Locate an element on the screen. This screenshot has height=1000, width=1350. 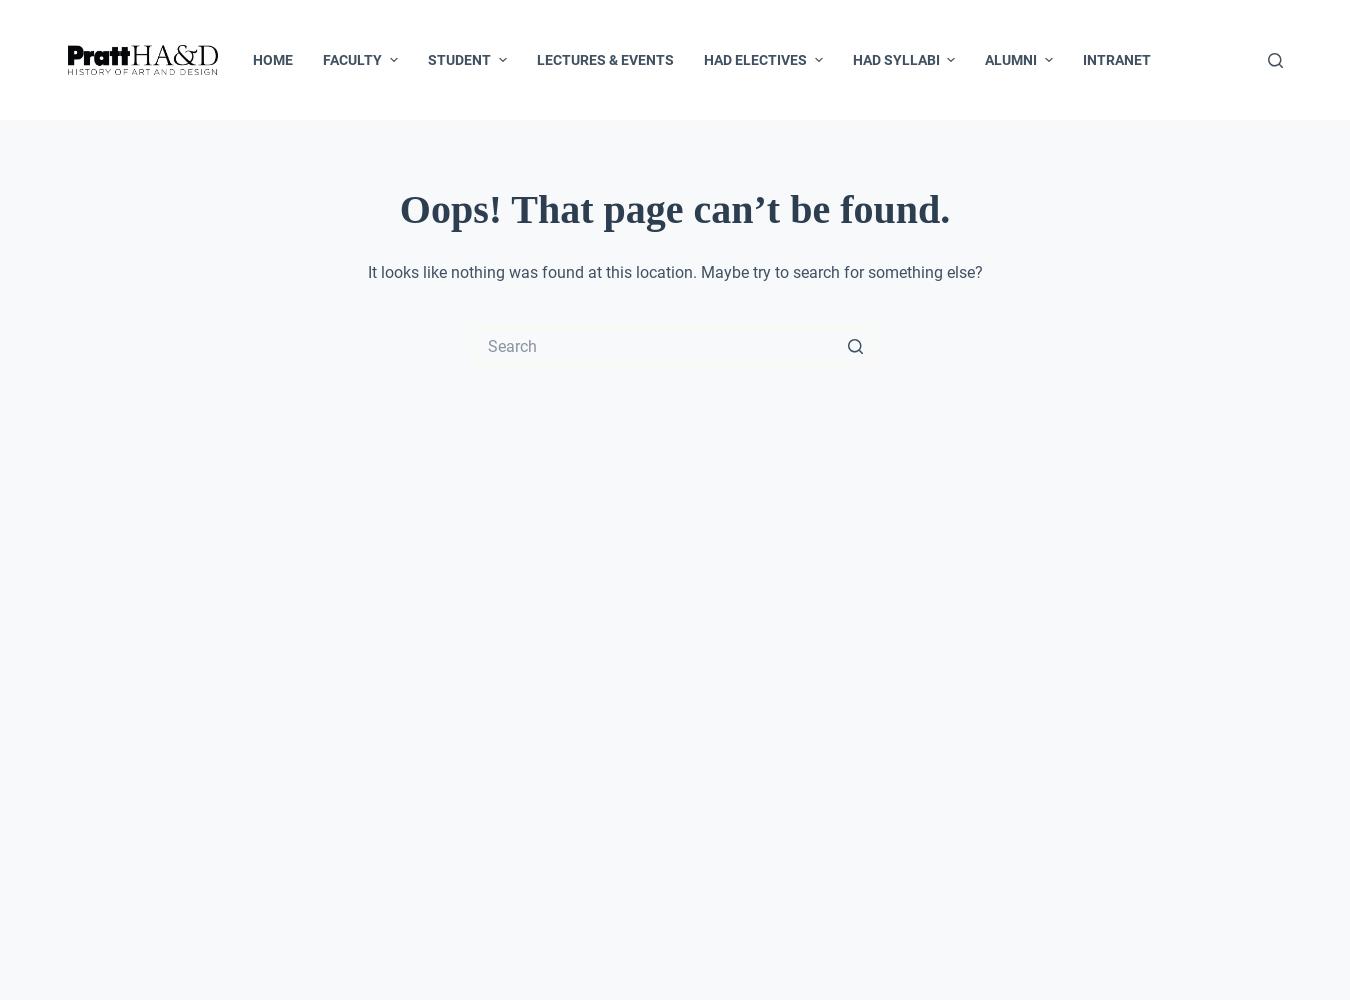
'HAD Department Calendar (SU24 – SP25)' is located at coordinates (497, 409).